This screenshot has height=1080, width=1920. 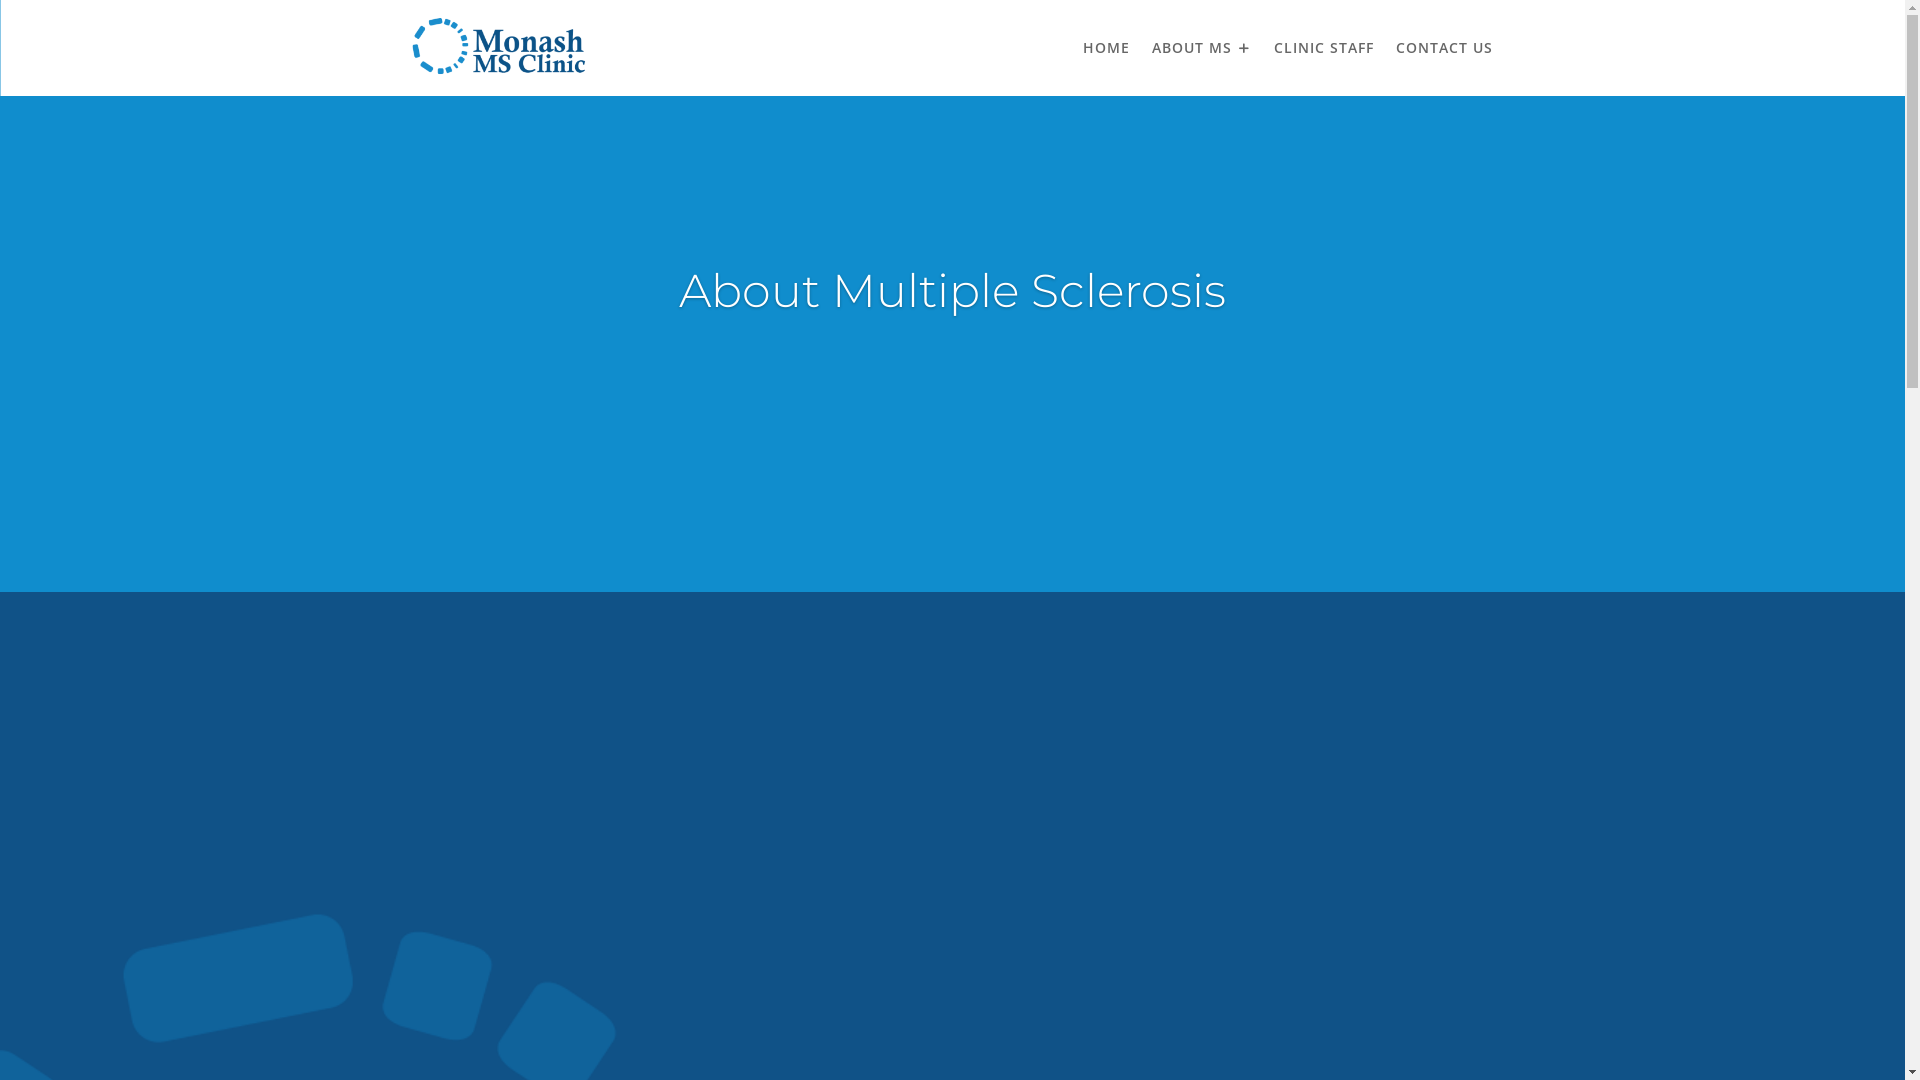 What do you see at coordinates (1104, 46) in the screenshot?
I see `'HOME'` at bounding box center [1104, 46].